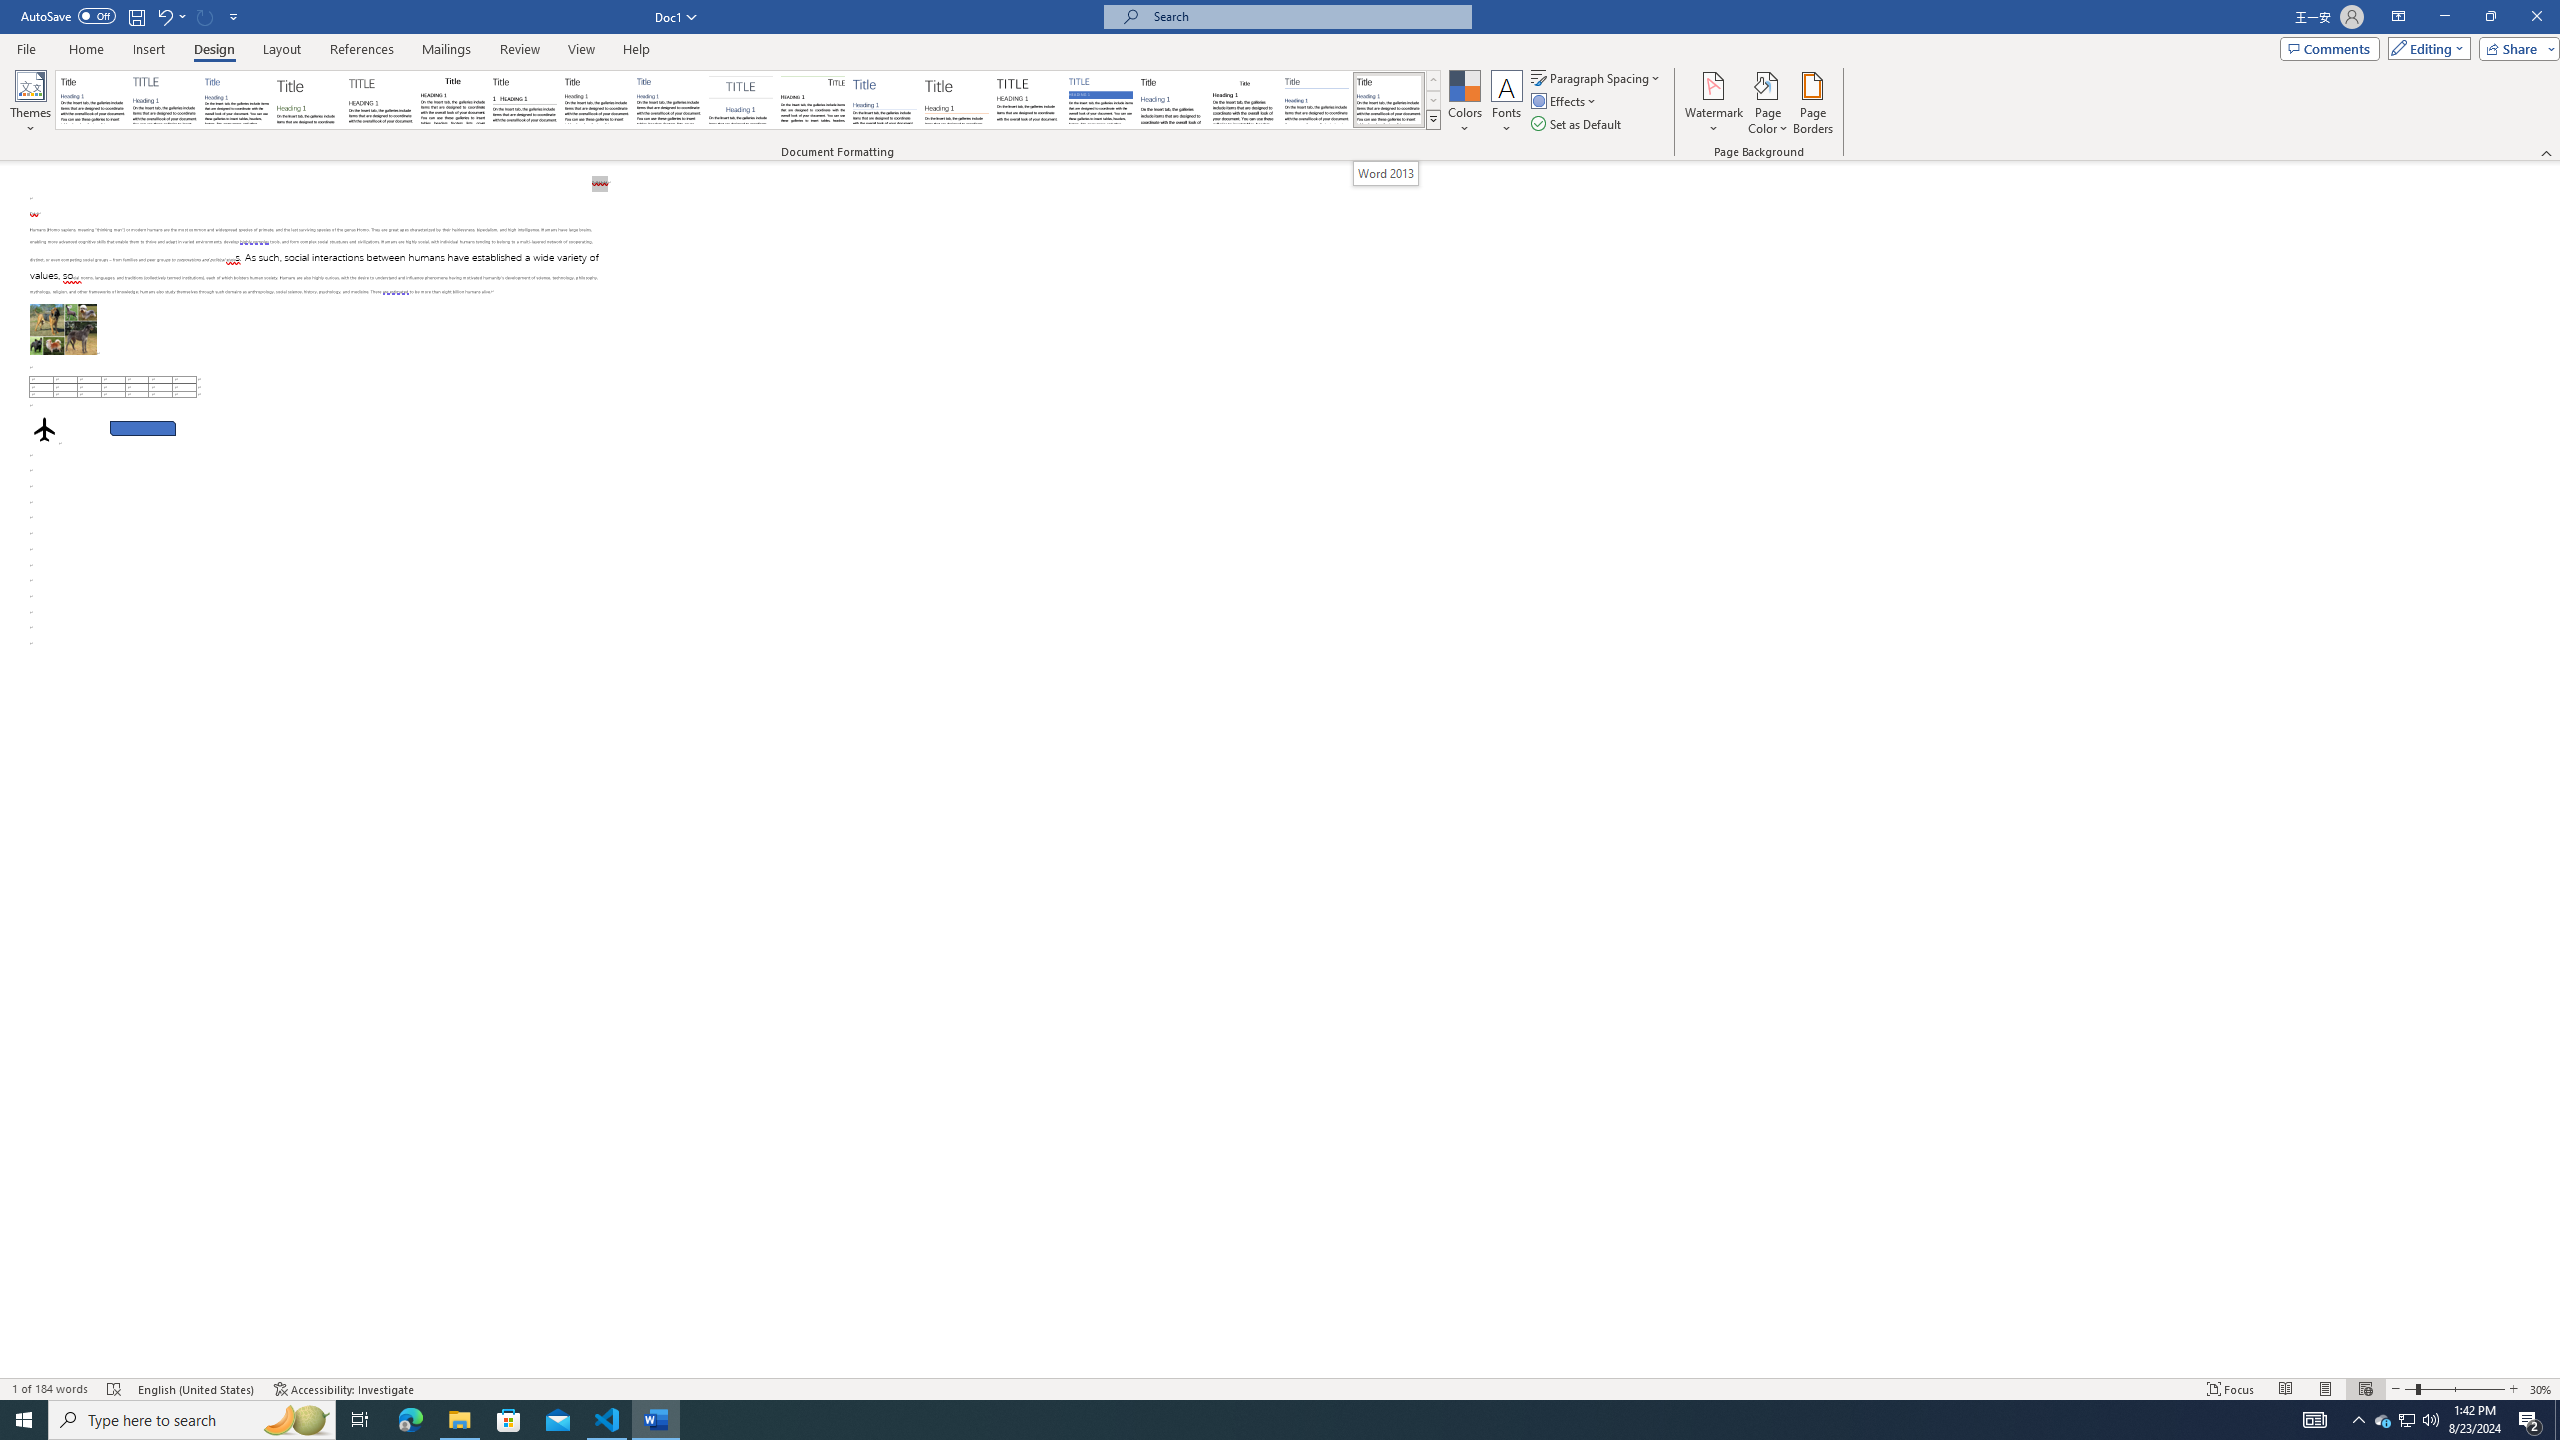  Describe the element at coordinates (1463, 103) in the screenshot. I see `'Colors'` at that location.